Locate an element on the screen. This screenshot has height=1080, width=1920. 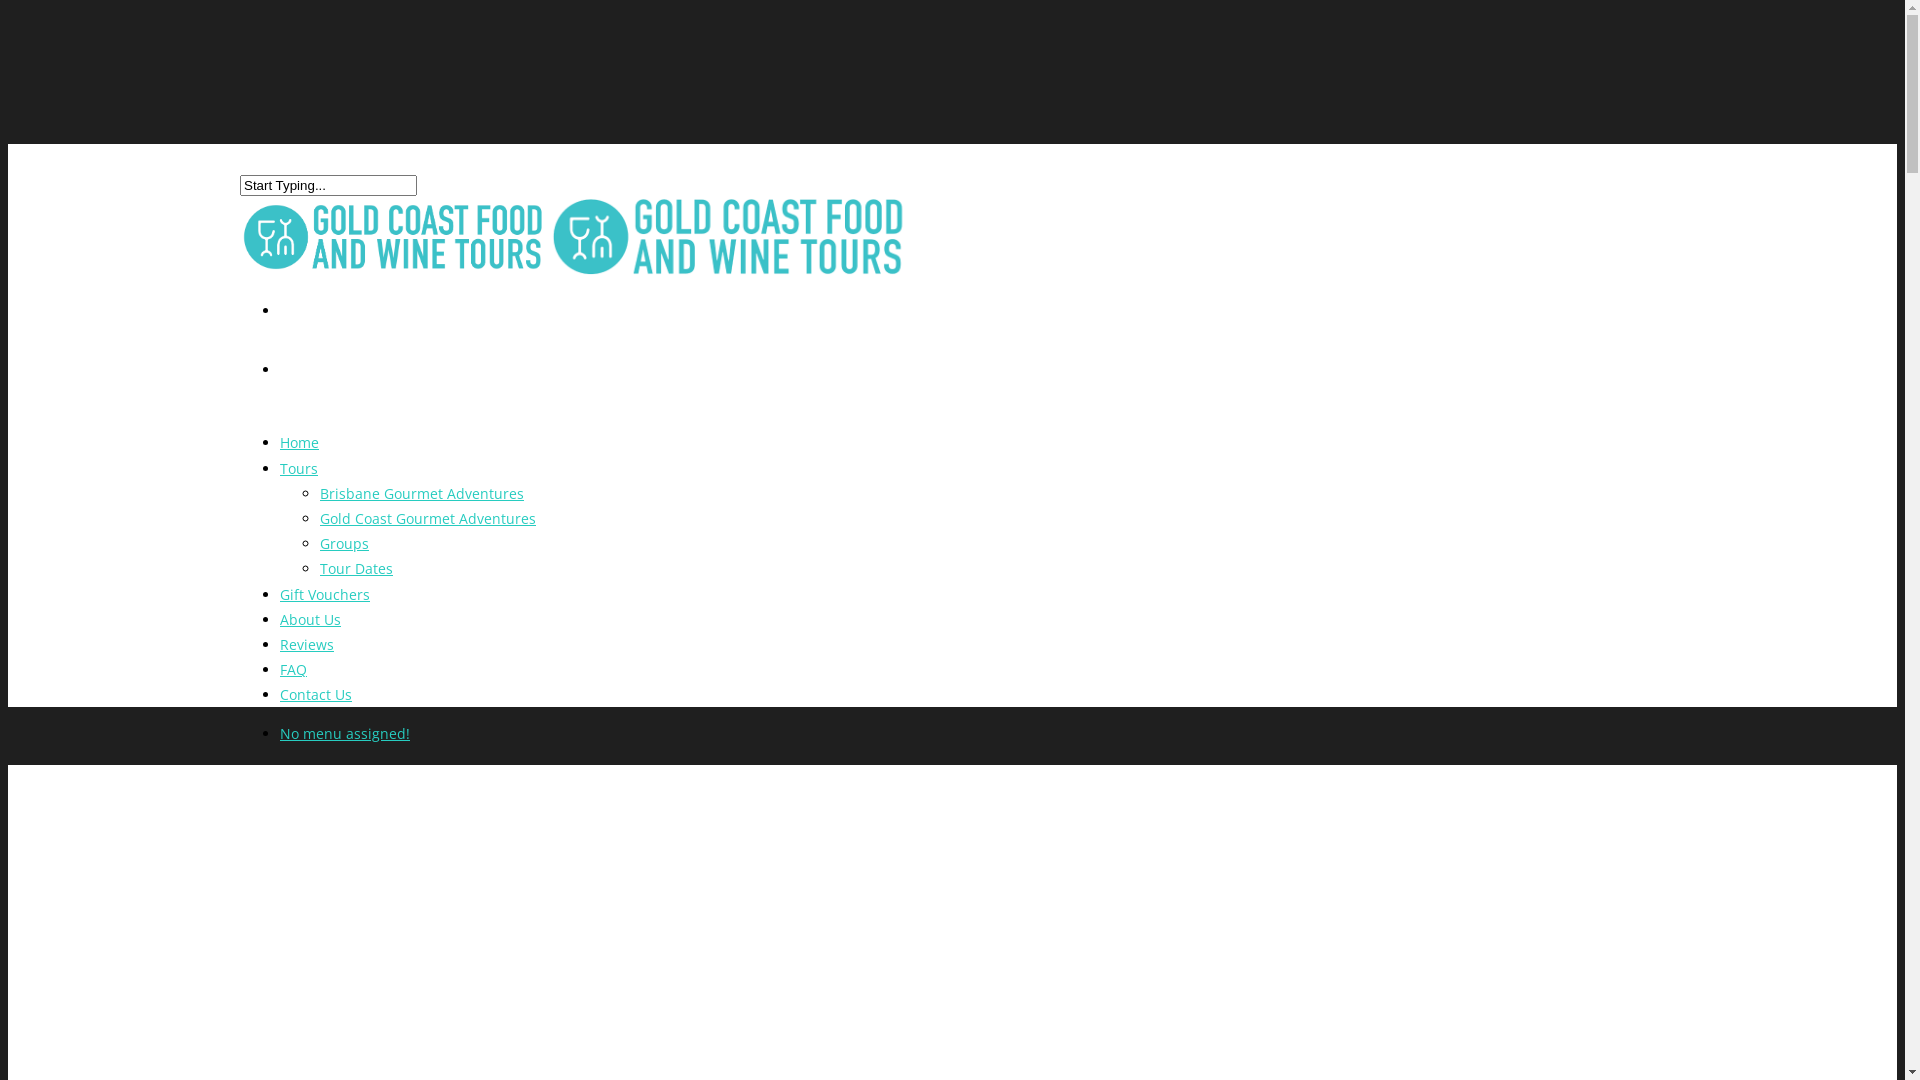
'About Us' is located at coordinates (309, 633).